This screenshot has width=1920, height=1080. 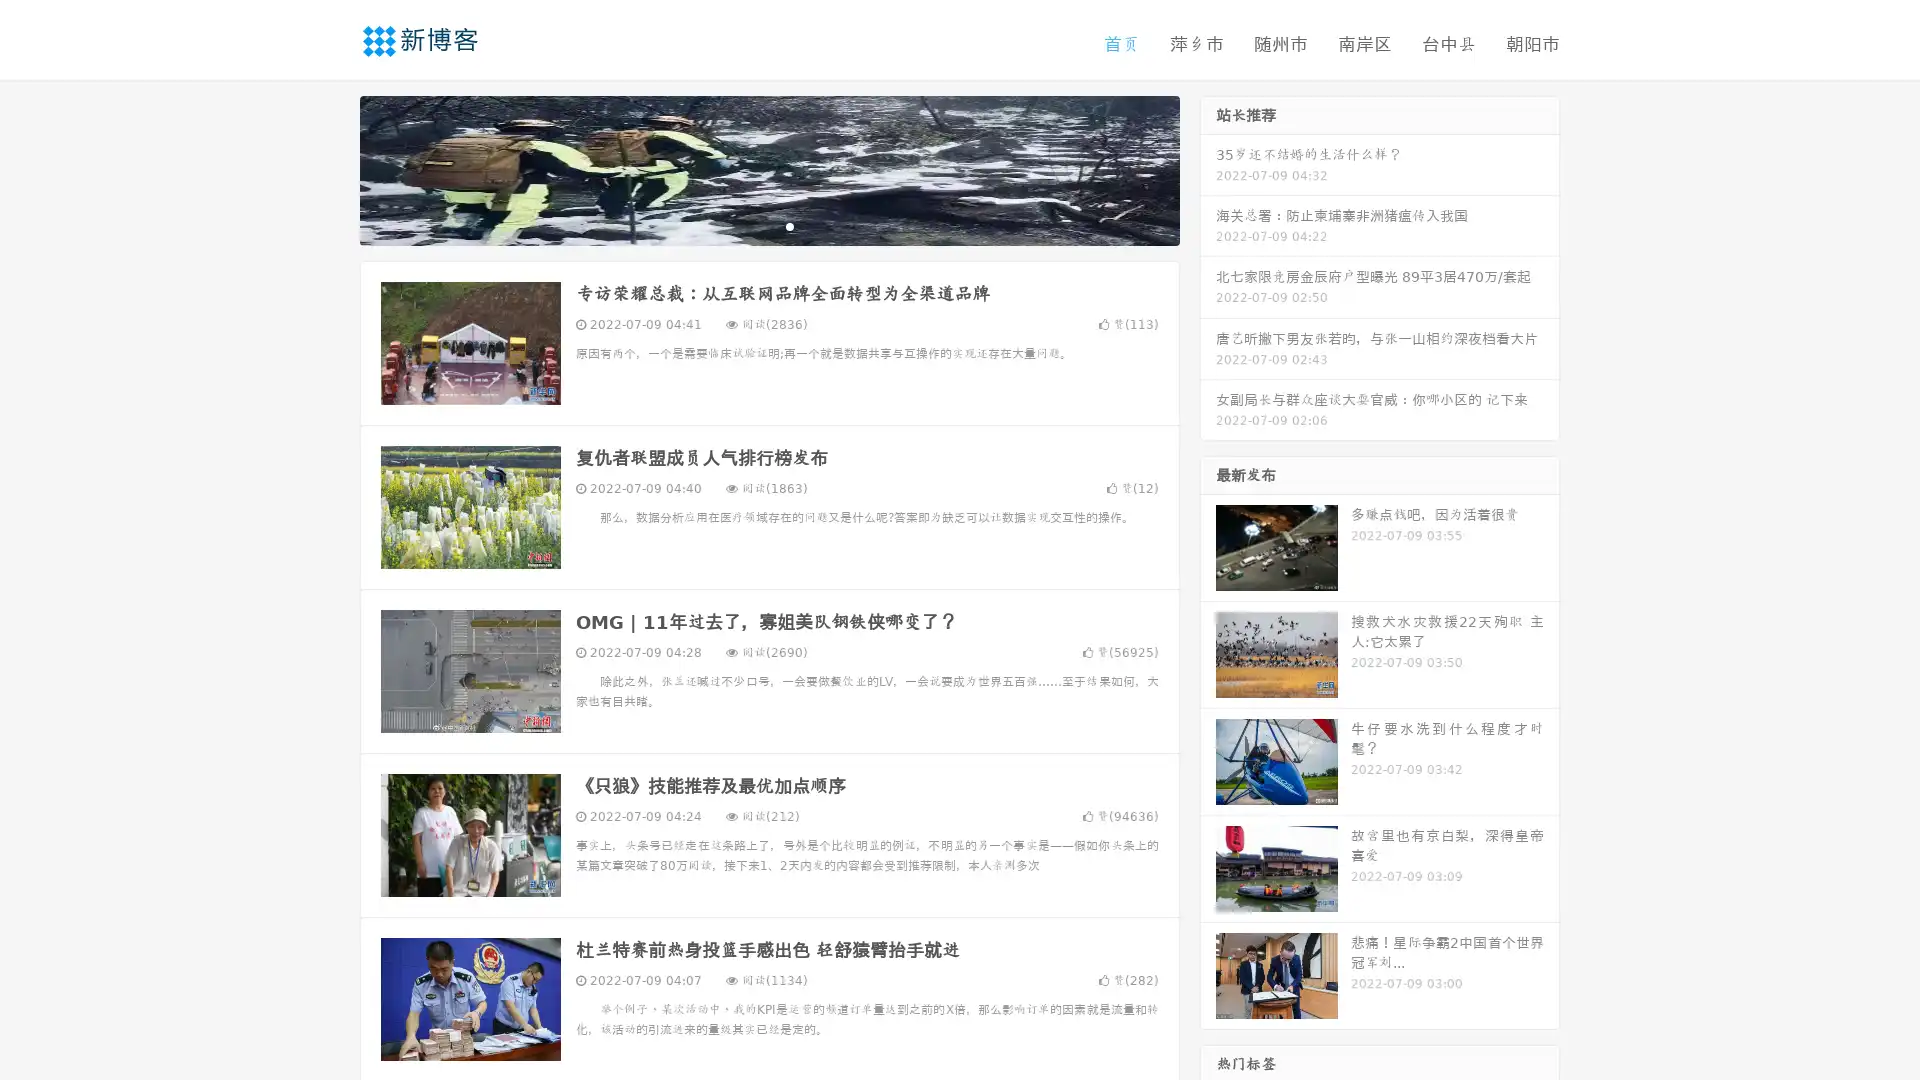 I want to click on Go to slide 1, so click(x=748, y=225).